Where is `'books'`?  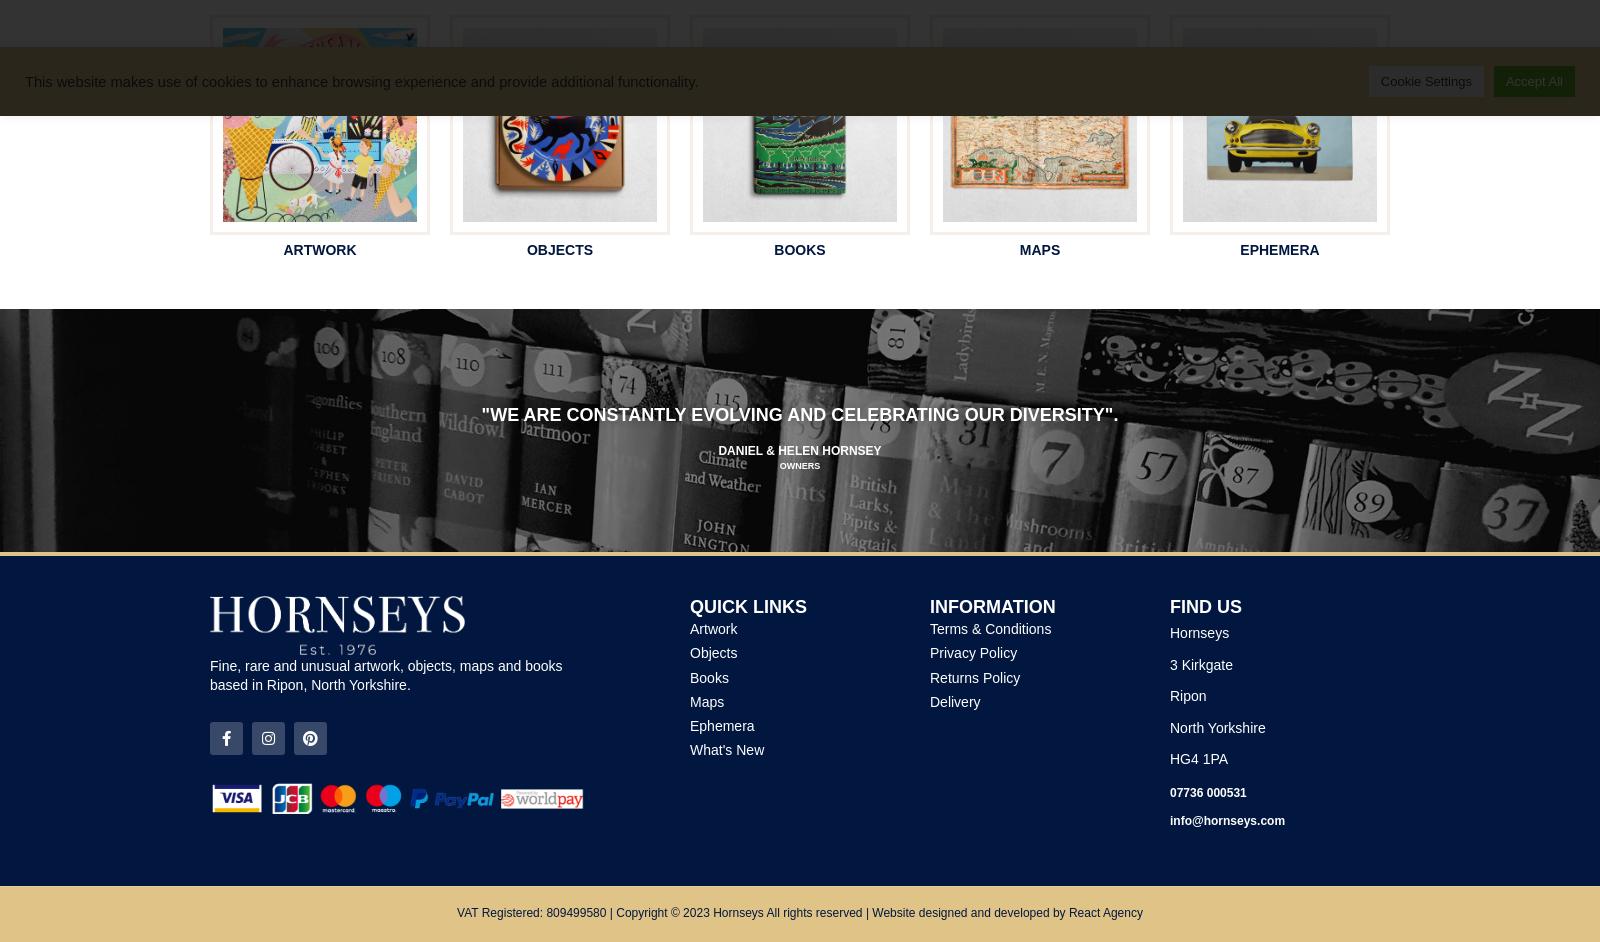
'books' is located at coordinates (799, 247).